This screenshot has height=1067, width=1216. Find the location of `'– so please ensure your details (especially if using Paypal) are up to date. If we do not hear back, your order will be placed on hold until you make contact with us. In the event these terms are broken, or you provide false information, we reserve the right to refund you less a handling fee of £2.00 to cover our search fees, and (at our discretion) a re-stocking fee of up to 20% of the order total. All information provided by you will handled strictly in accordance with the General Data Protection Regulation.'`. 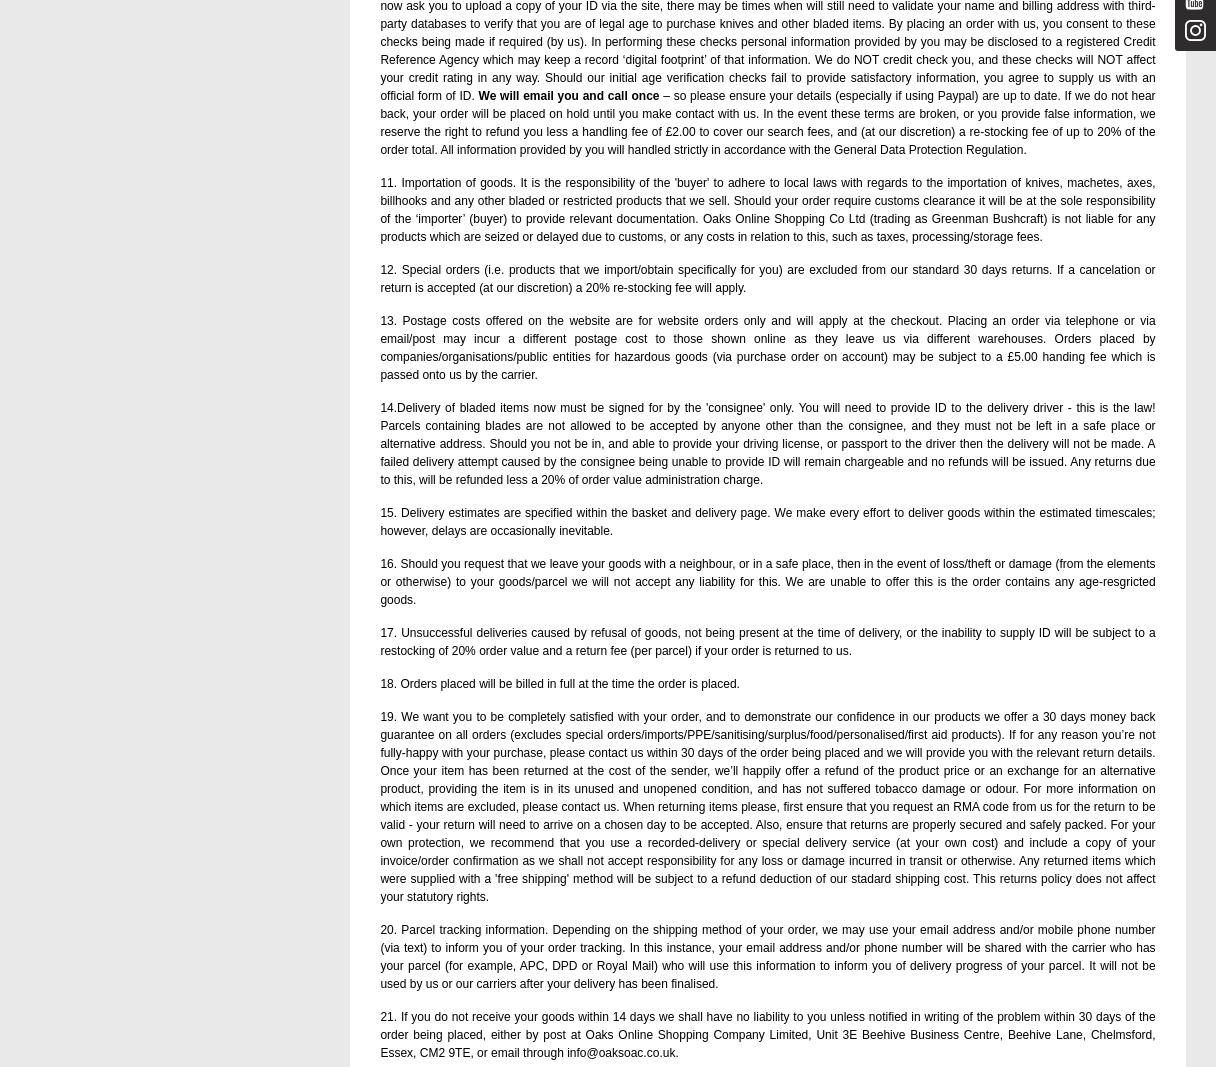

'– so please ensure your details (especially if using Paypal) are up to date. If we do not hear back, your order will be placed on hold until you make contact with us. In the event these terms are broken, or you provide false information, we reserve the right to refund you less a handling fee of £2.00 to cover our search fees, and (at our discretion) a re-stocking fee of up to 20% of the order total. All information provided by you will handled strictly in accordance with the General Data Protection Regulation.' is located at coordinates (767, 122).